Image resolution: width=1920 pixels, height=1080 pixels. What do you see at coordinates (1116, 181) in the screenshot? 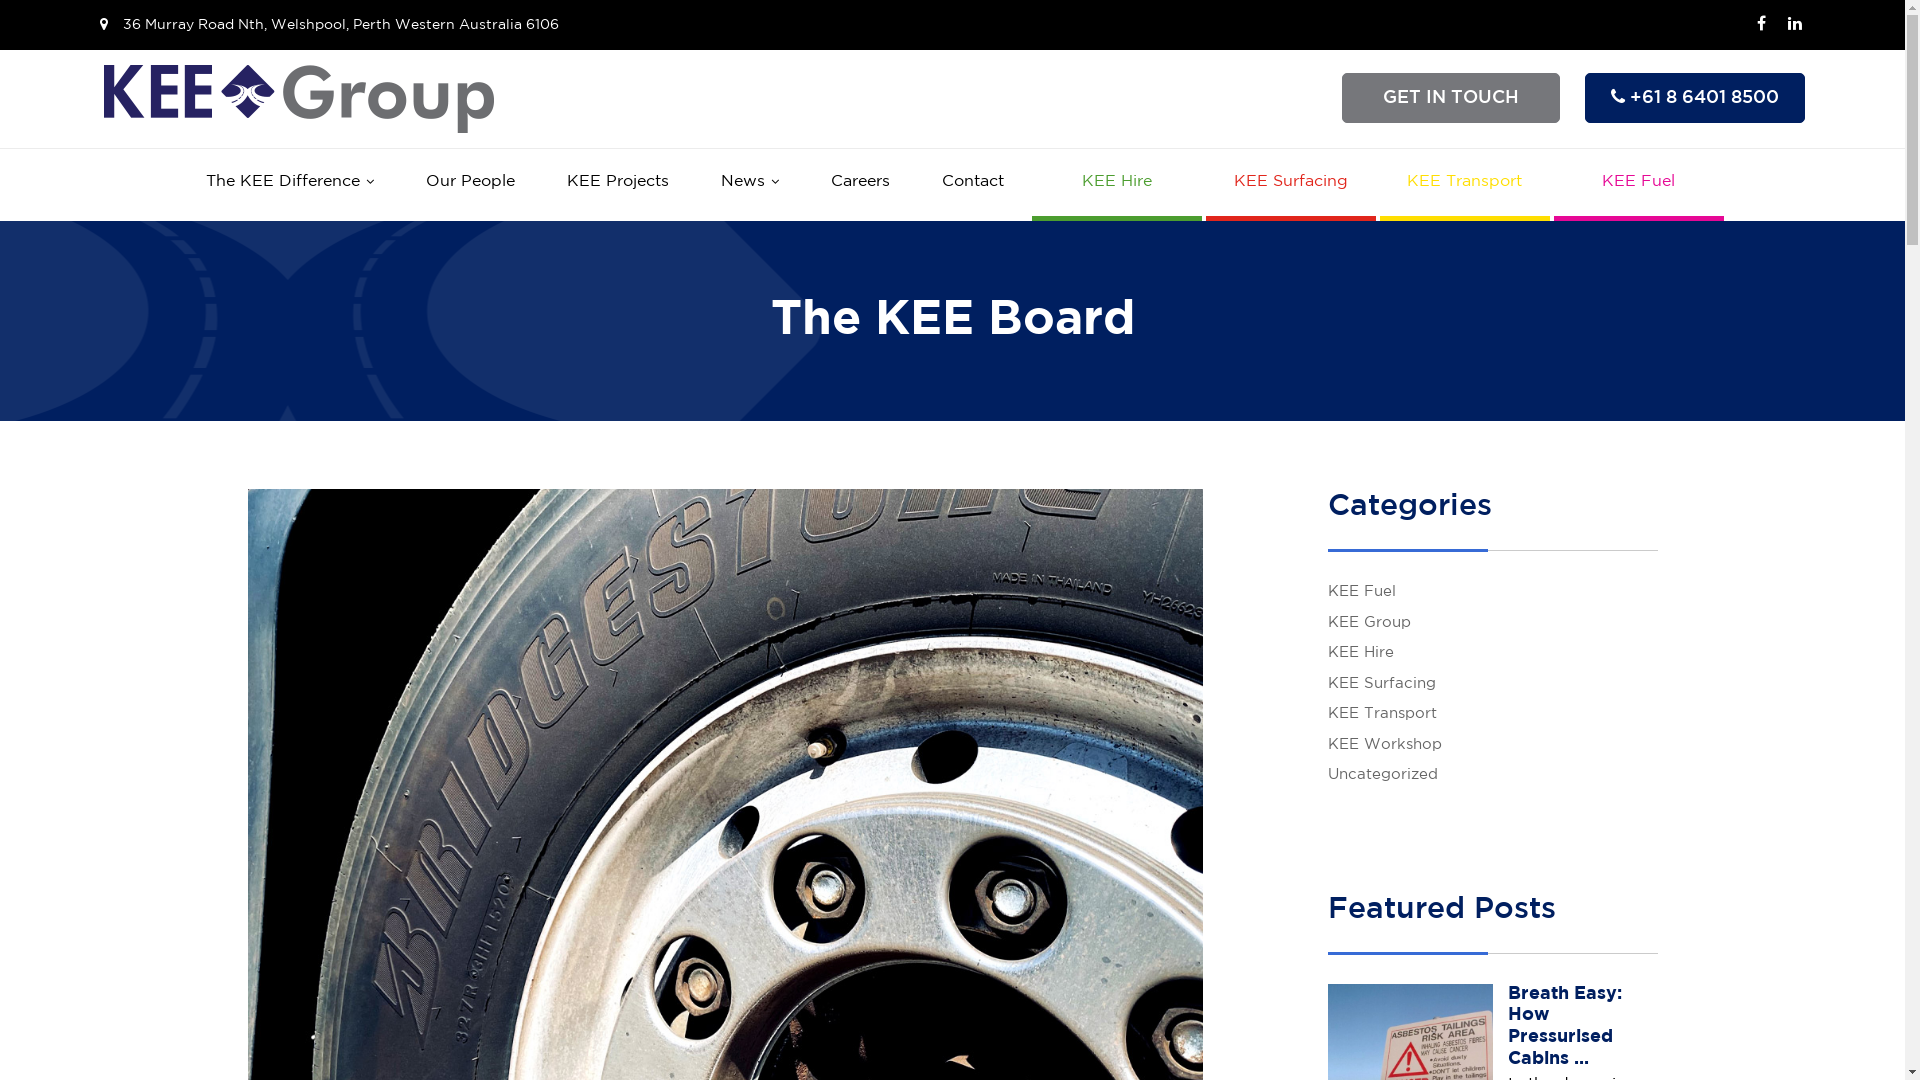
I see `'KEE Hire'` at bounding box center [1116, 181].